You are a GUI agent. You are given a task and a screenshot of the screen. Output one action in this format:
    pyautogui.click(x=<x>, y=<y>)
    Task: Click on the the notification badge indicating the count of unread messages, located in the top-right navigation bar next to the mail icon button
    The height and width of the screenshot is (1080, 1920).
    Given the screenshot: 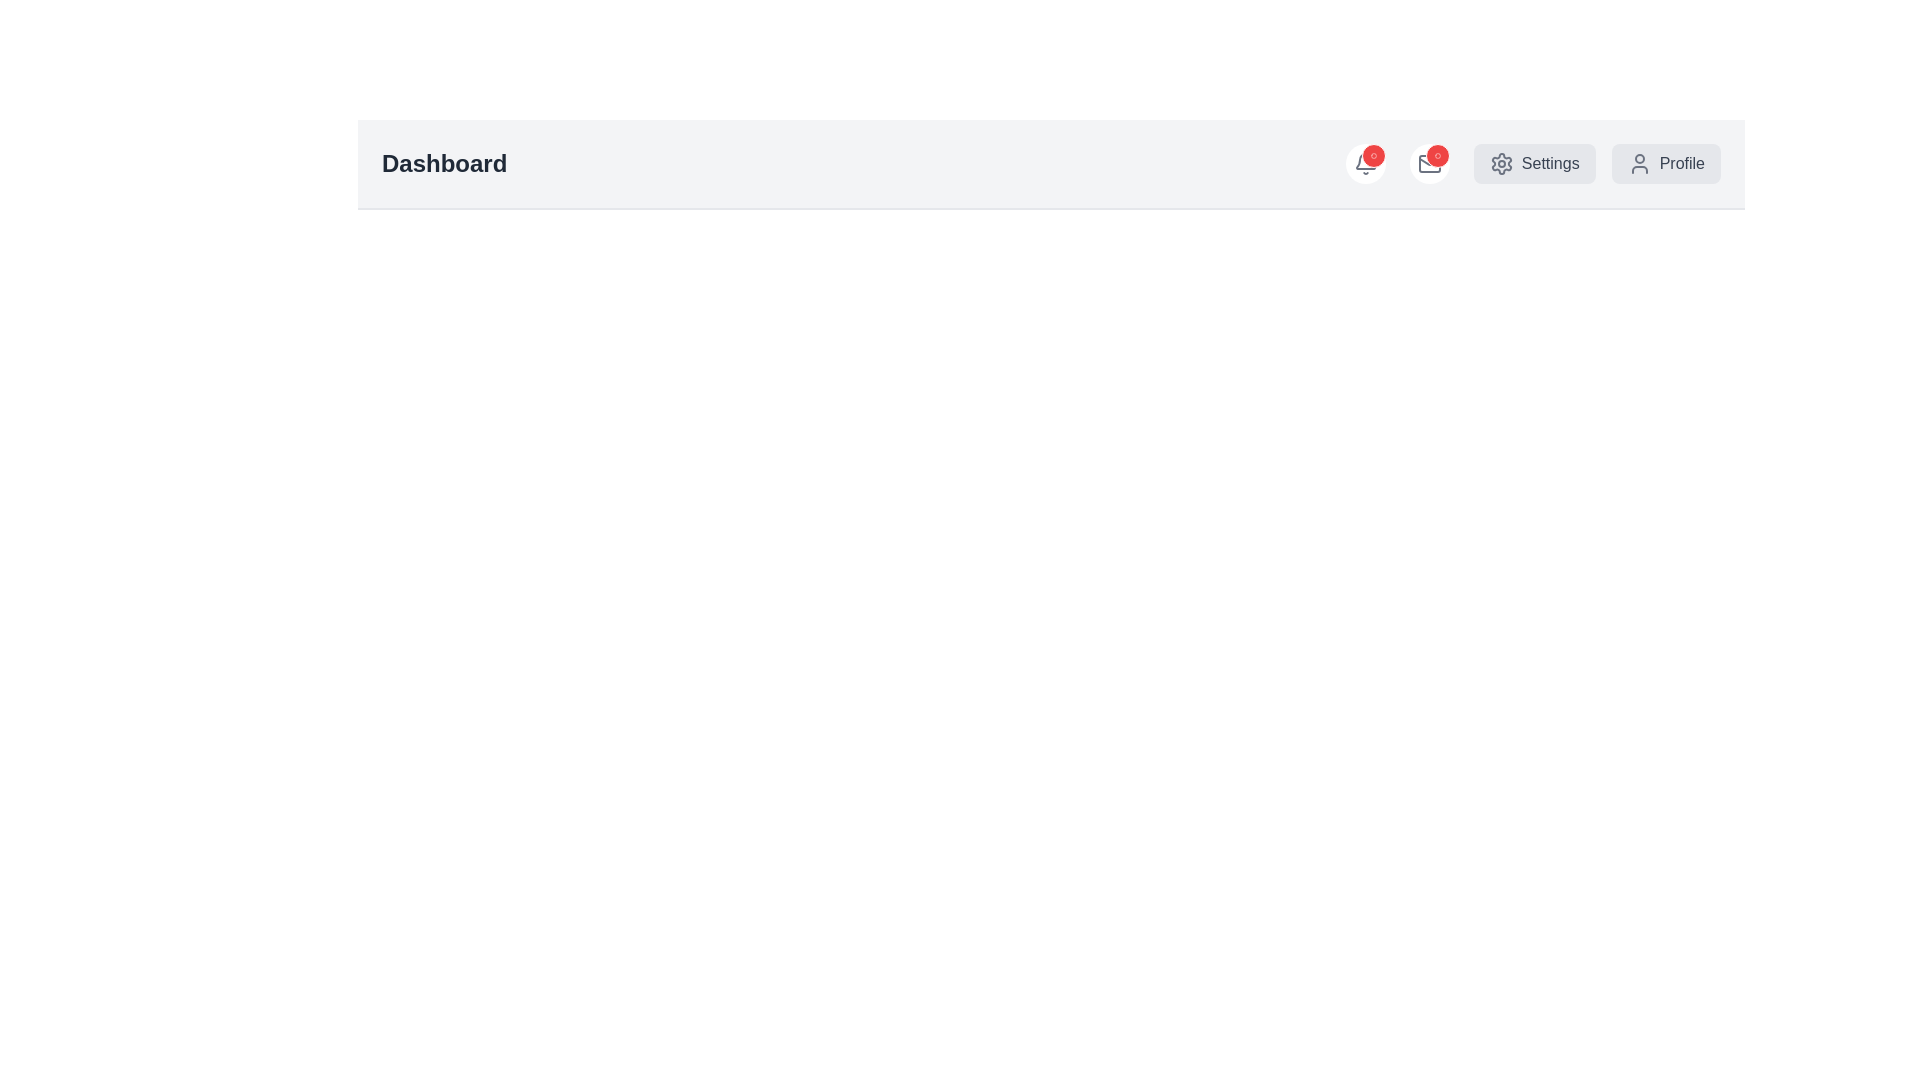 What is the action you would take?
    pyautogui.click(x=1436, y=154)
    